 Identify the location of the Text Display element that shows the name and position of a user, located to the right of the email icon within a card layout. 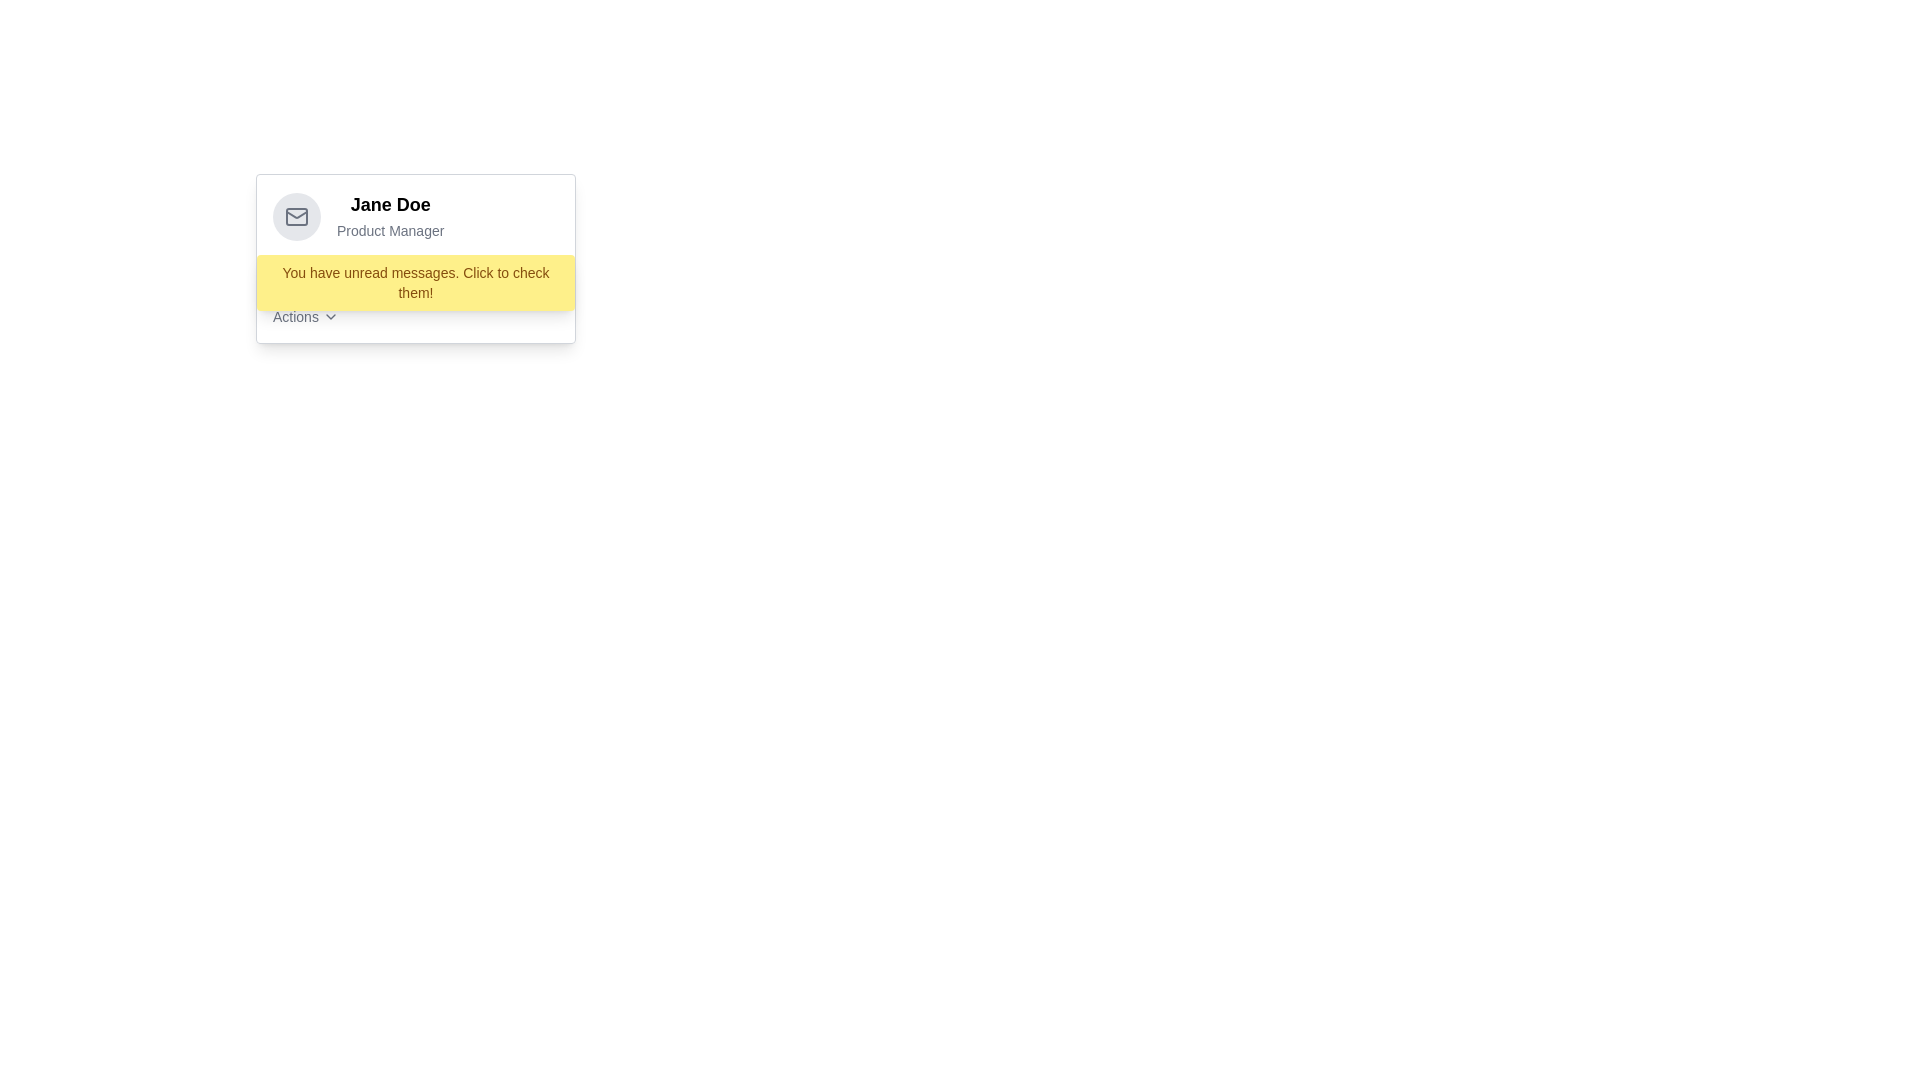
(390, 216).